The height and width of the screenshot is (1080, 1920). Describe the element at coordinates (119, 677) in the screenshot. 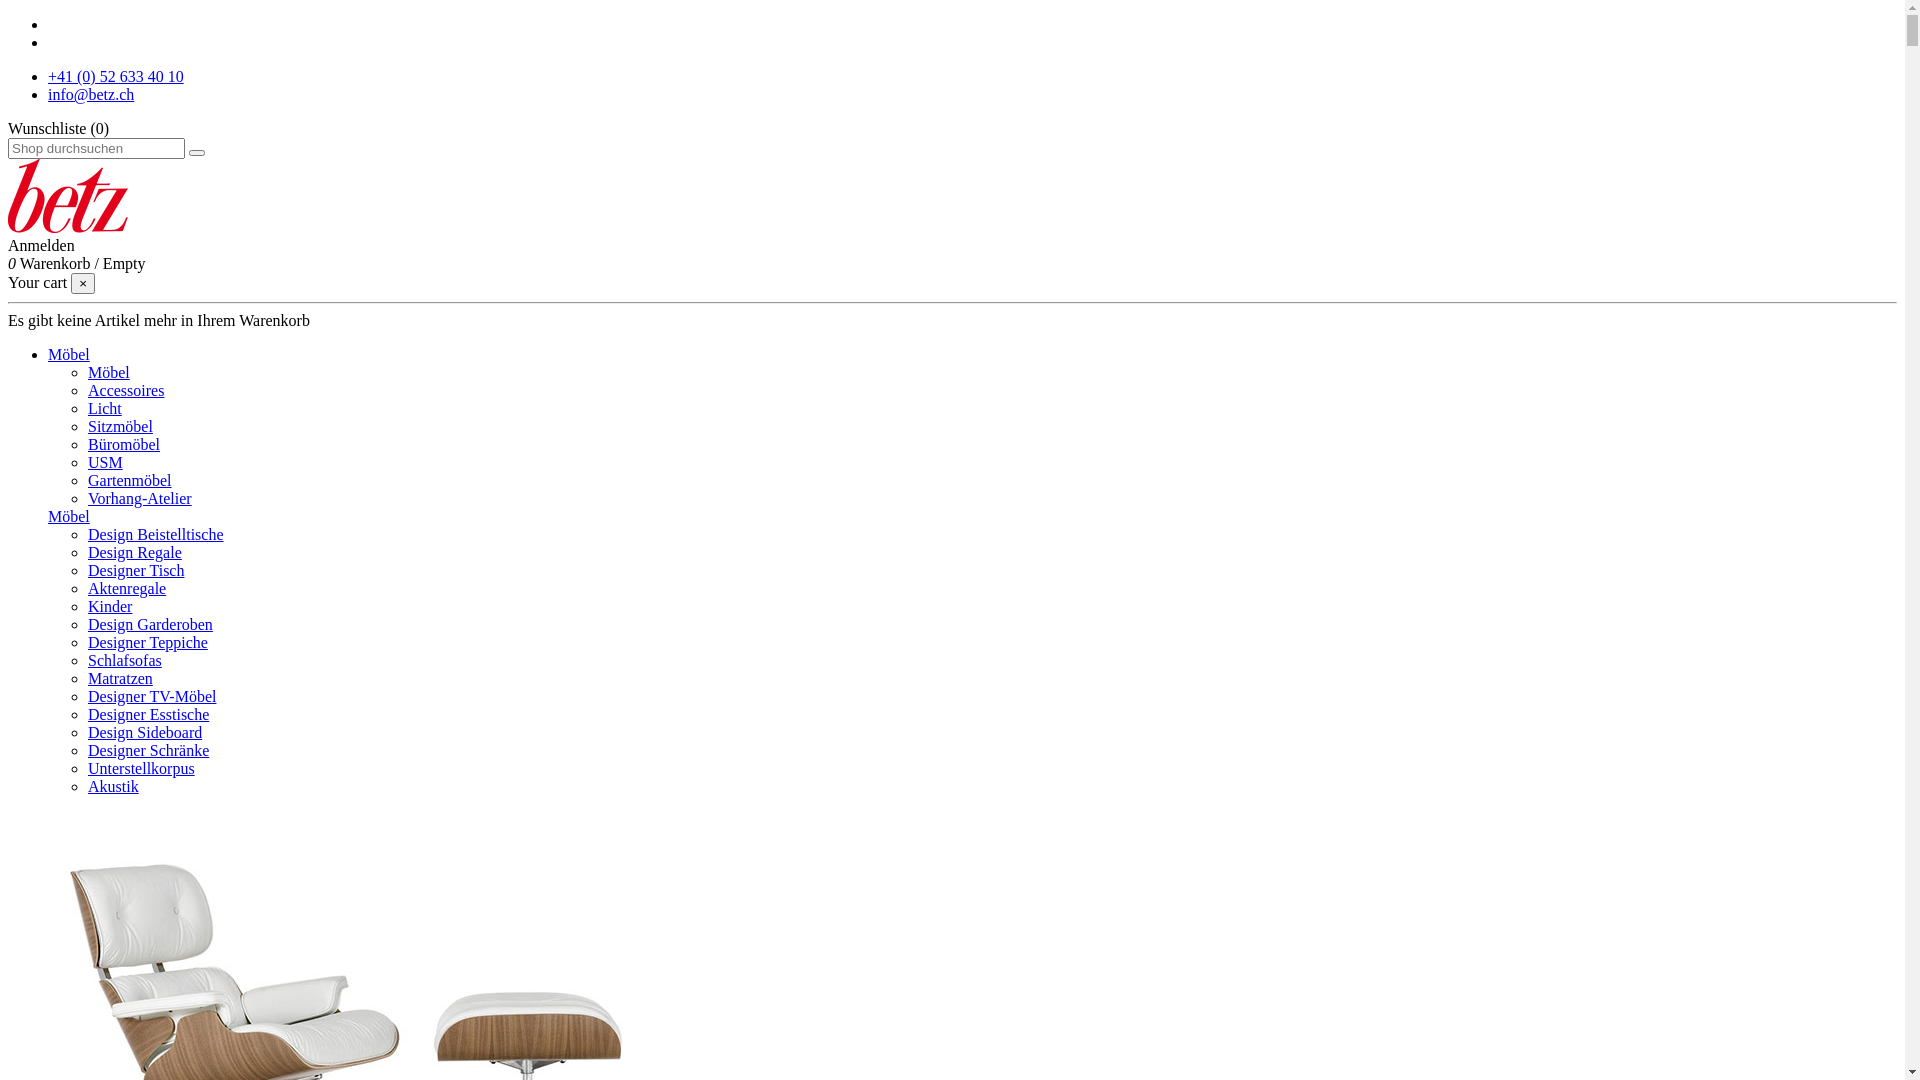

I see `'Matratzen'` at that location.